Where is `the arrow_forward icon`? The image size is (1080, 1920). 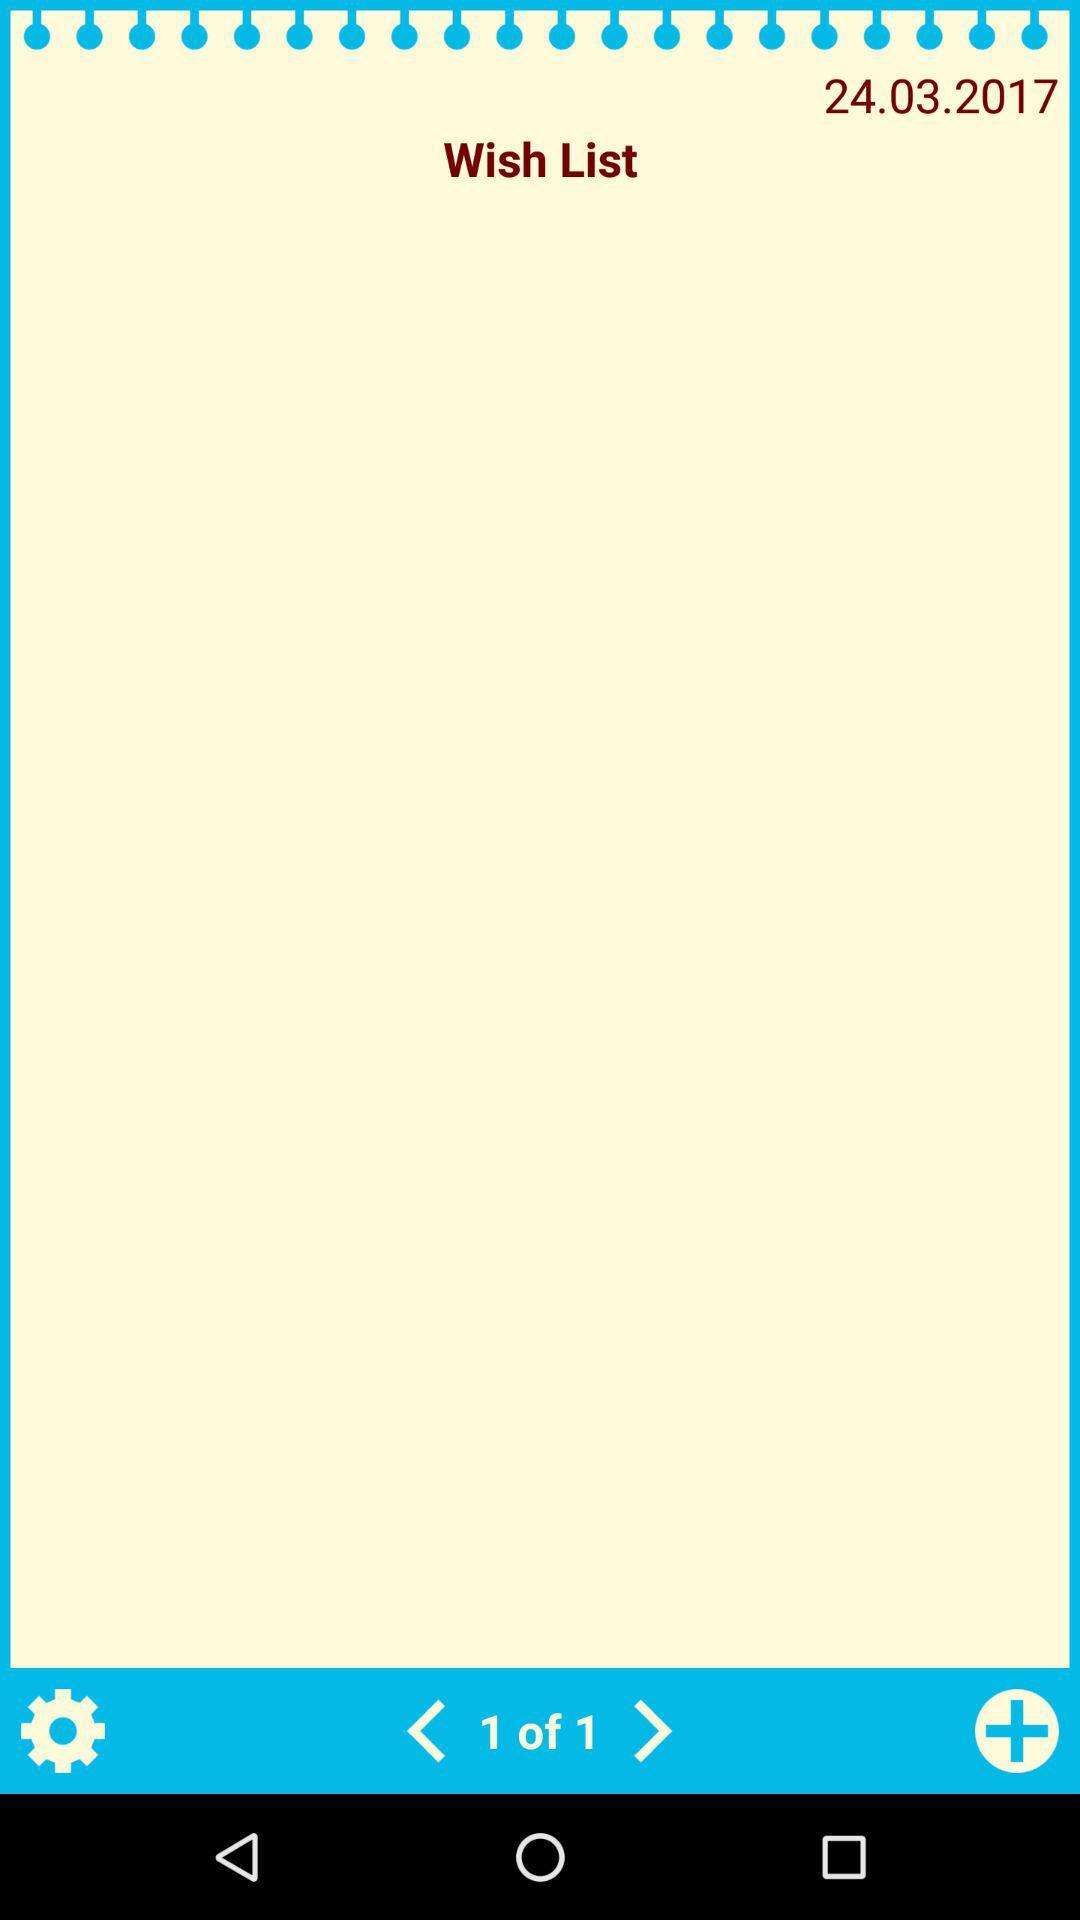
the arrow_forward icon is located at coordinates (653, 1851).